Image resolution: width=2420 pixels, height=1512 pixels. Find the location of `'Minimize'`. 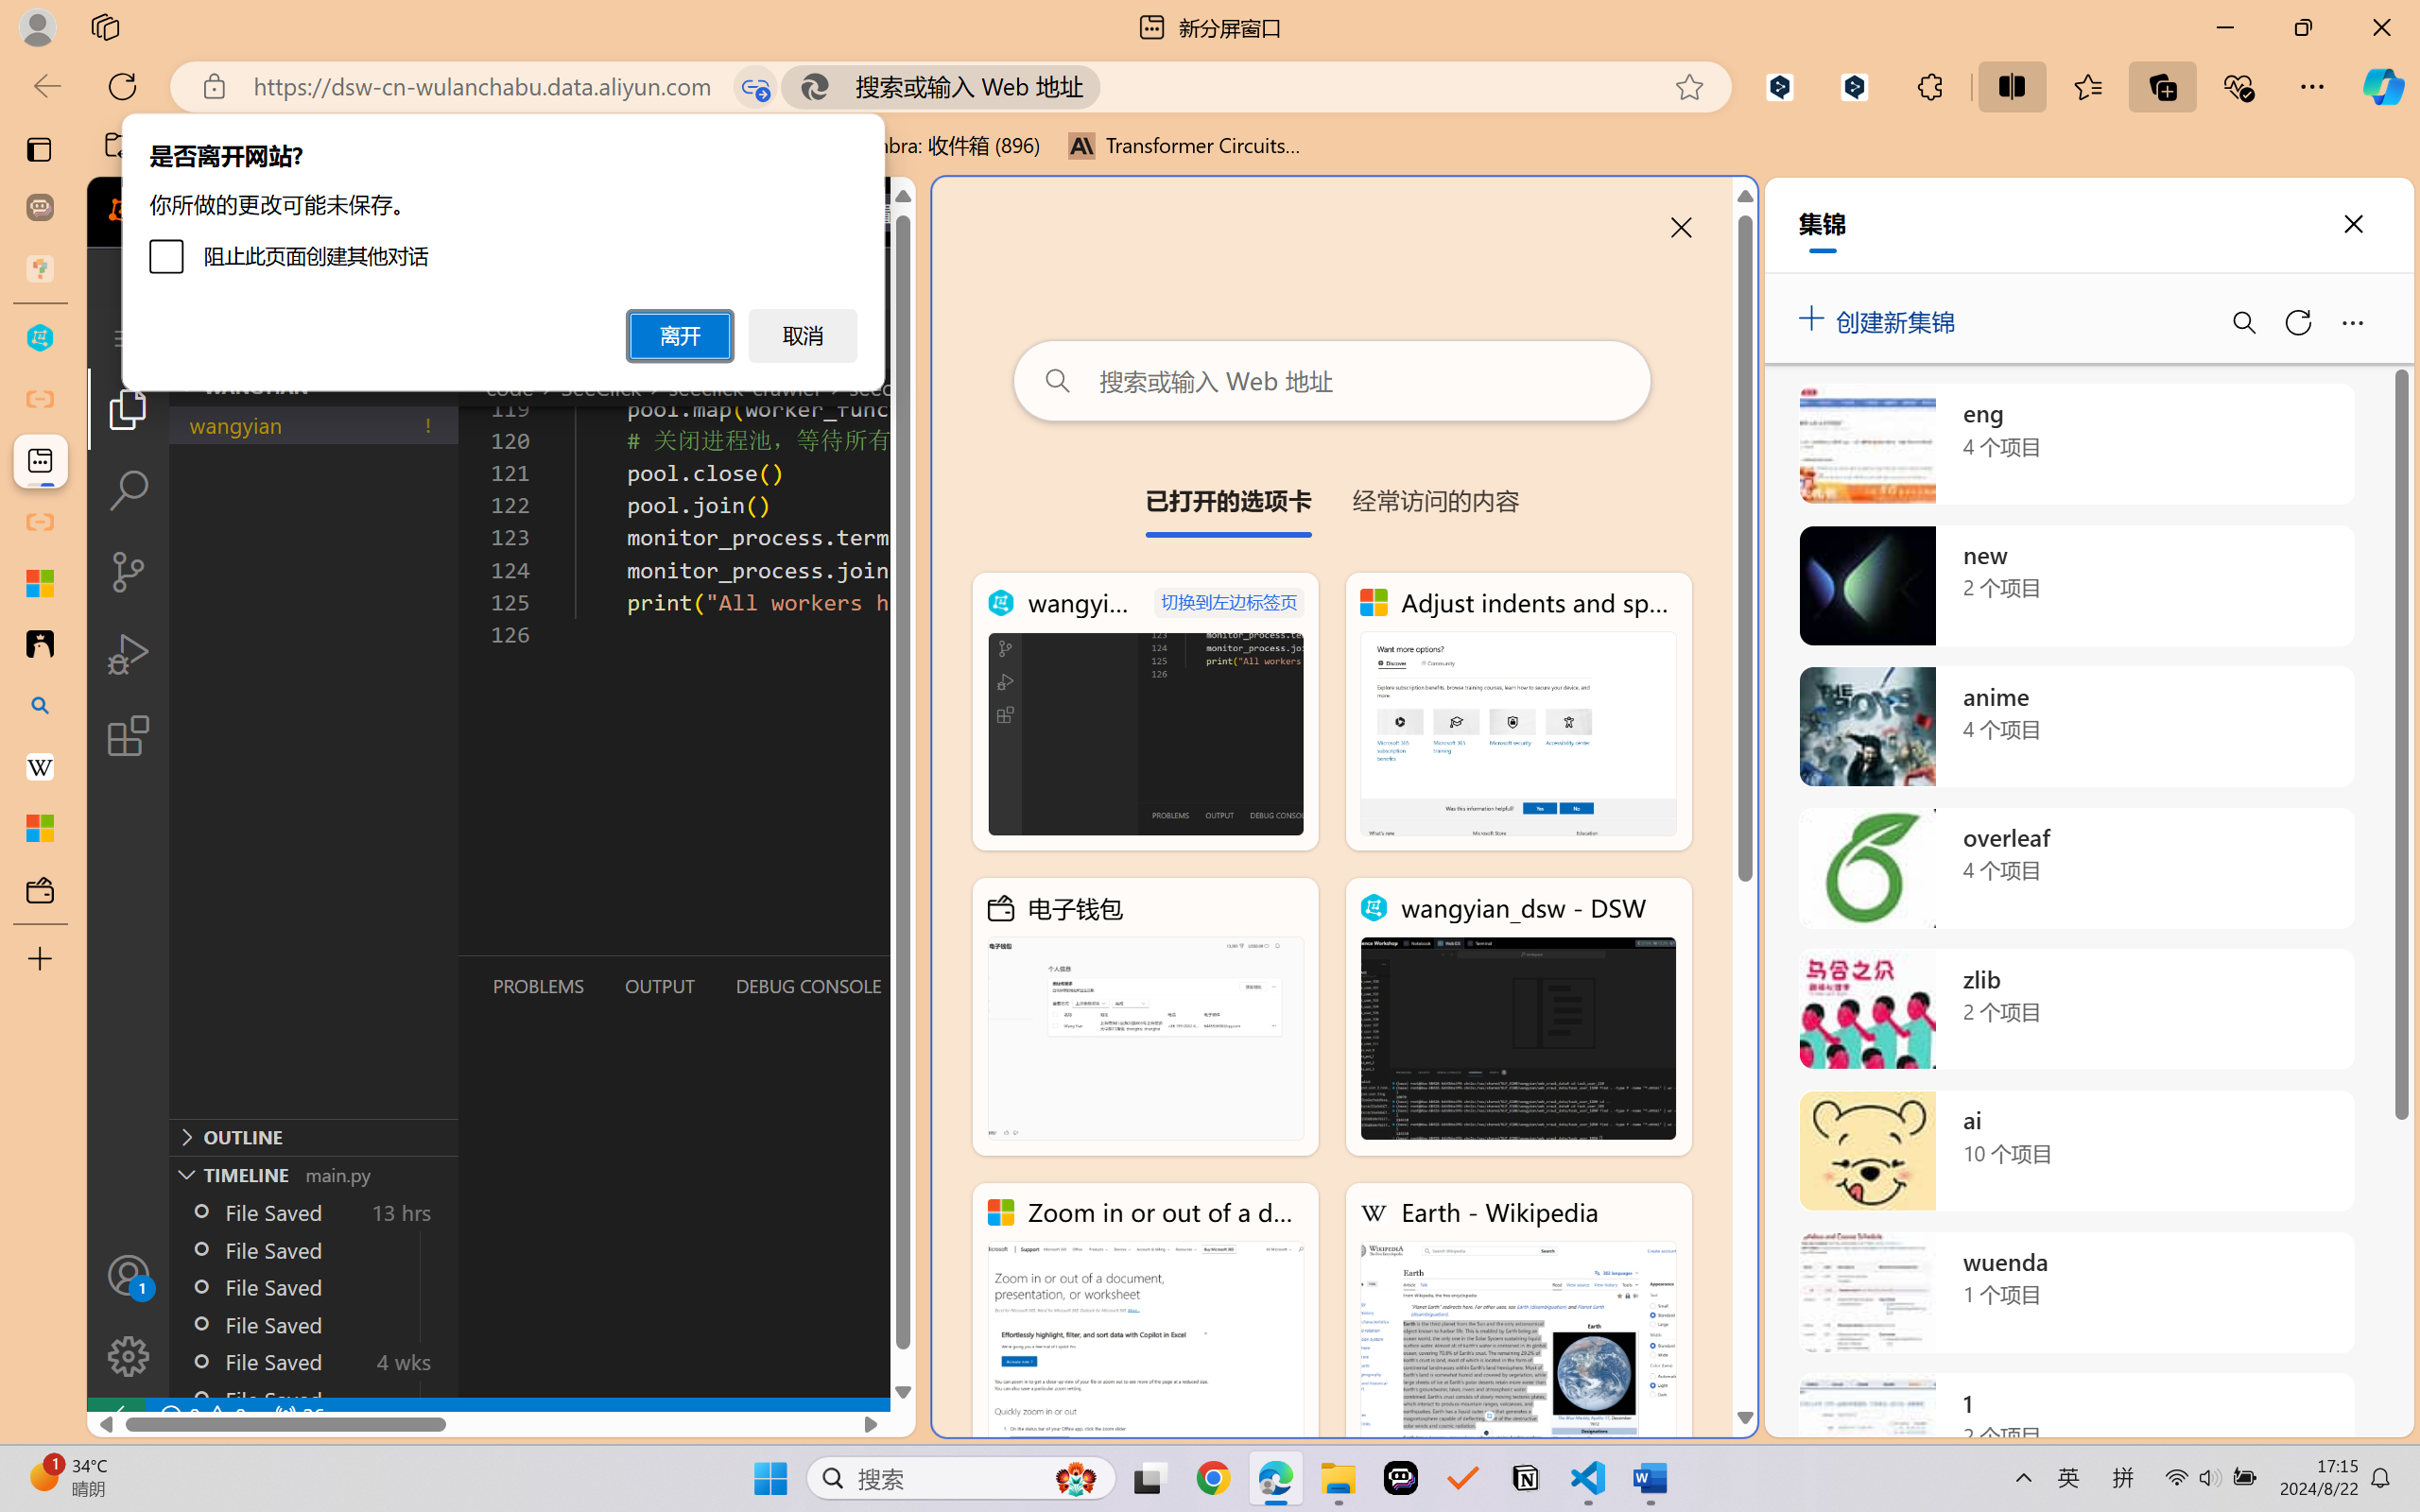

'Minimize' is located at coordinates (2309, 17).